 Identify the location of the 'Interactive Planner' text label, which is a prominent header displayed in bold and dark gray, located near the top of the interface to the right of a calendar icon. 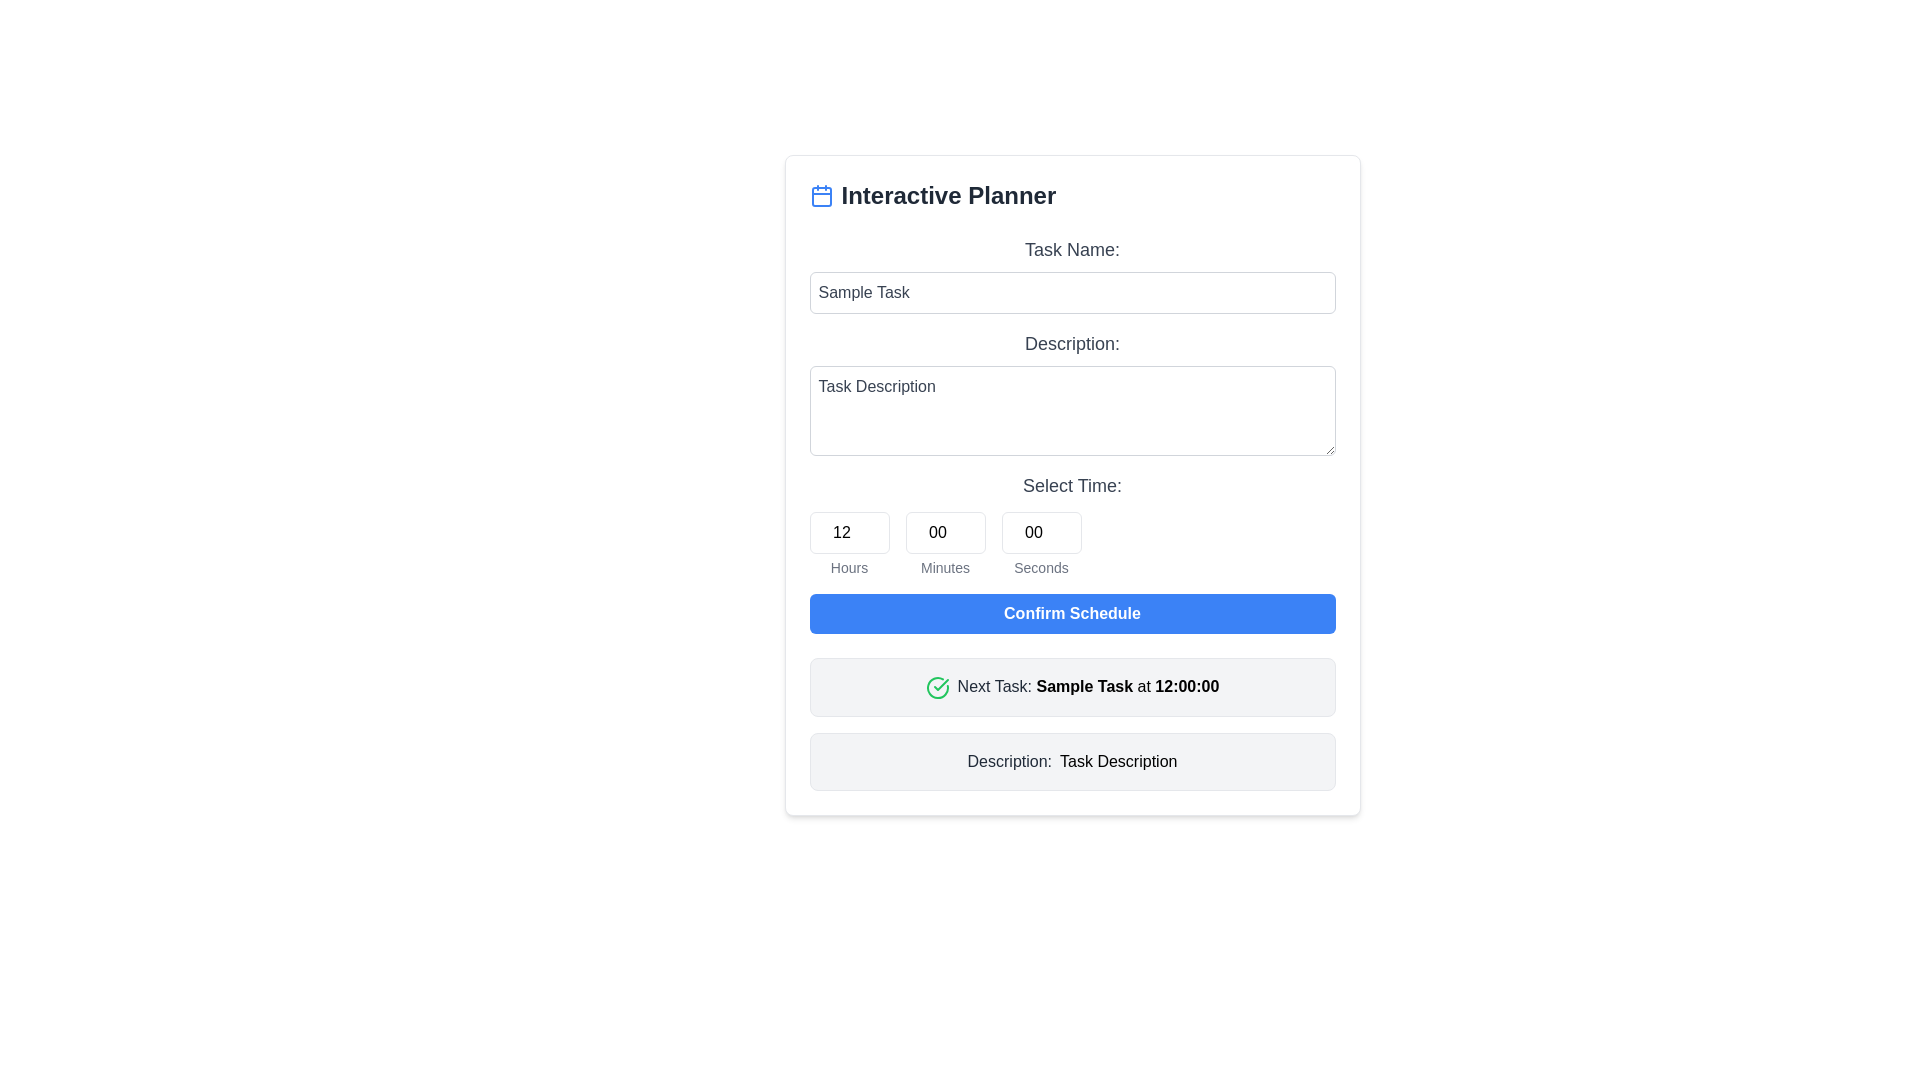
(947, 196).